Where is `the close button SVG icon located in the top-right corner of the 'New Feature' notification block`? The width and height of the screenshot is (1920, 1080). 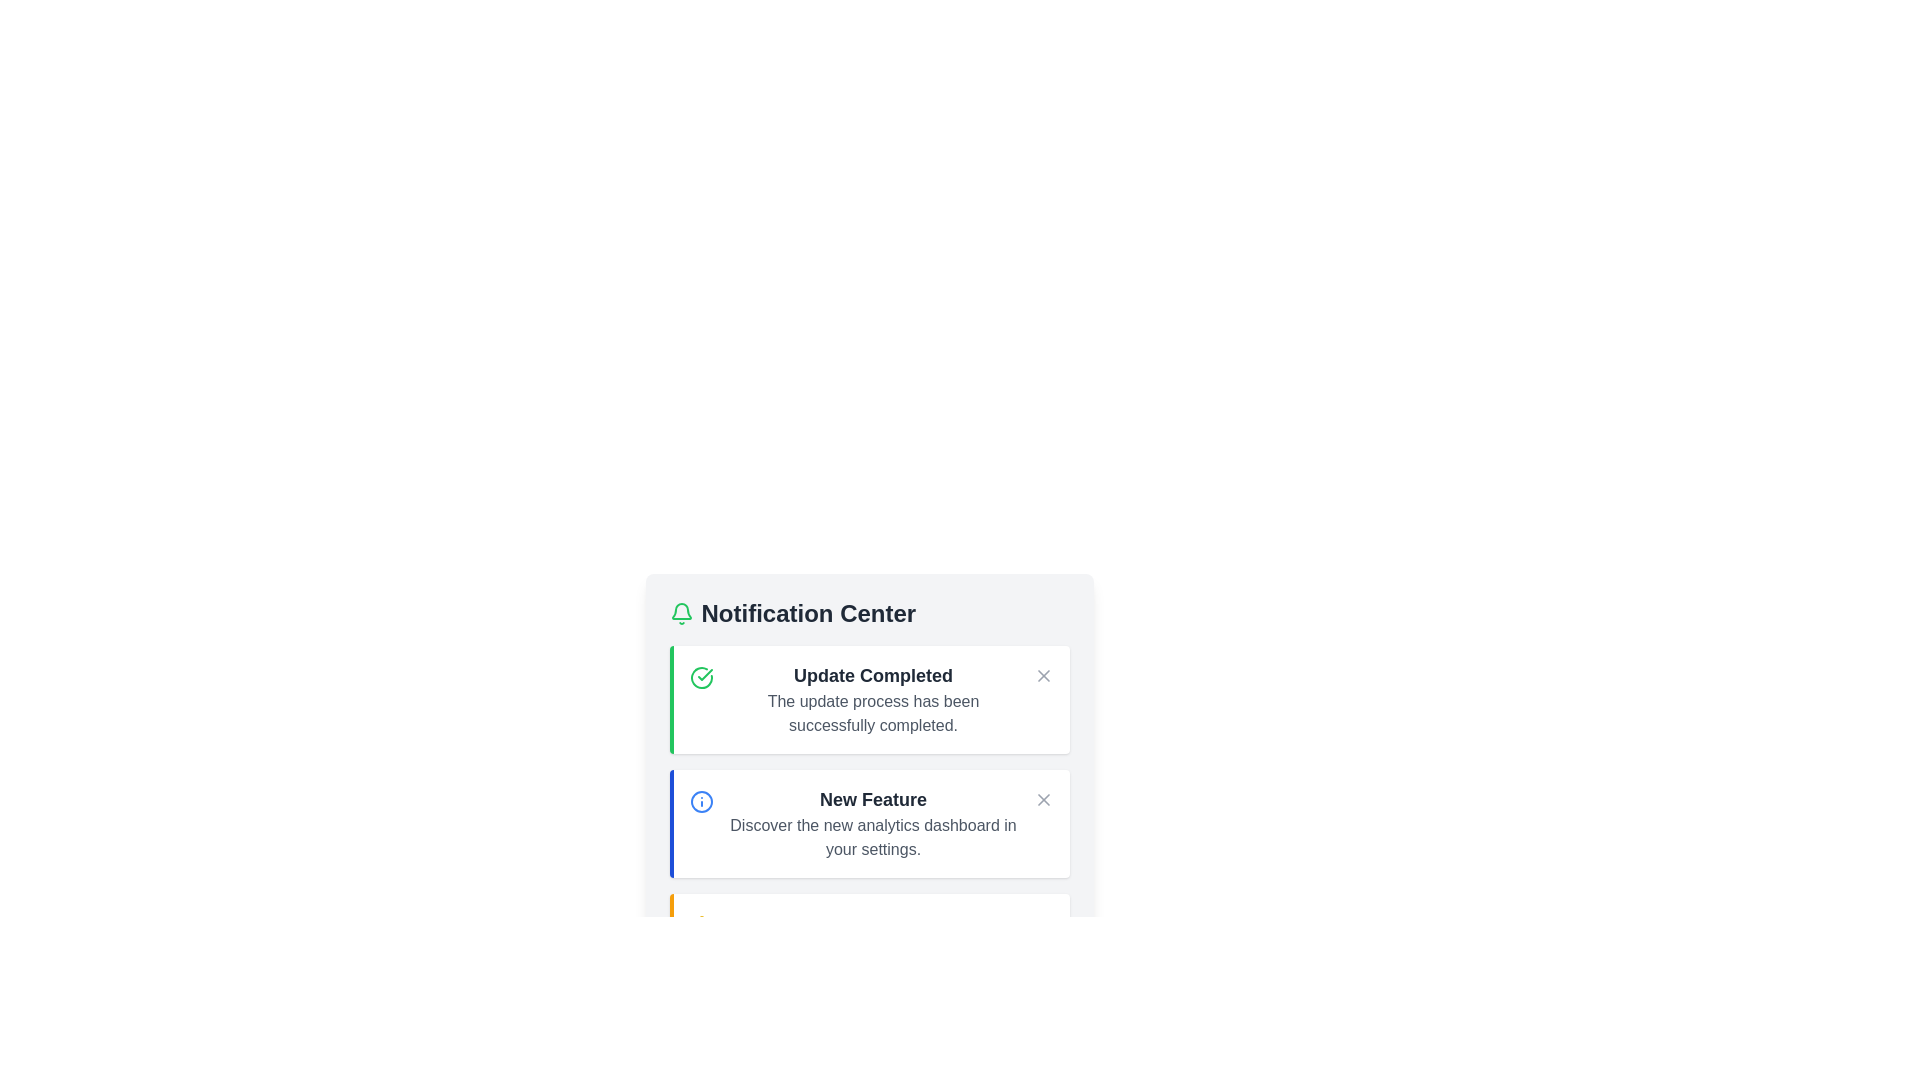
the close button SVG icon located in the top-right corner of the 'New Feature' notification block is located at coordinates (1042, 798).